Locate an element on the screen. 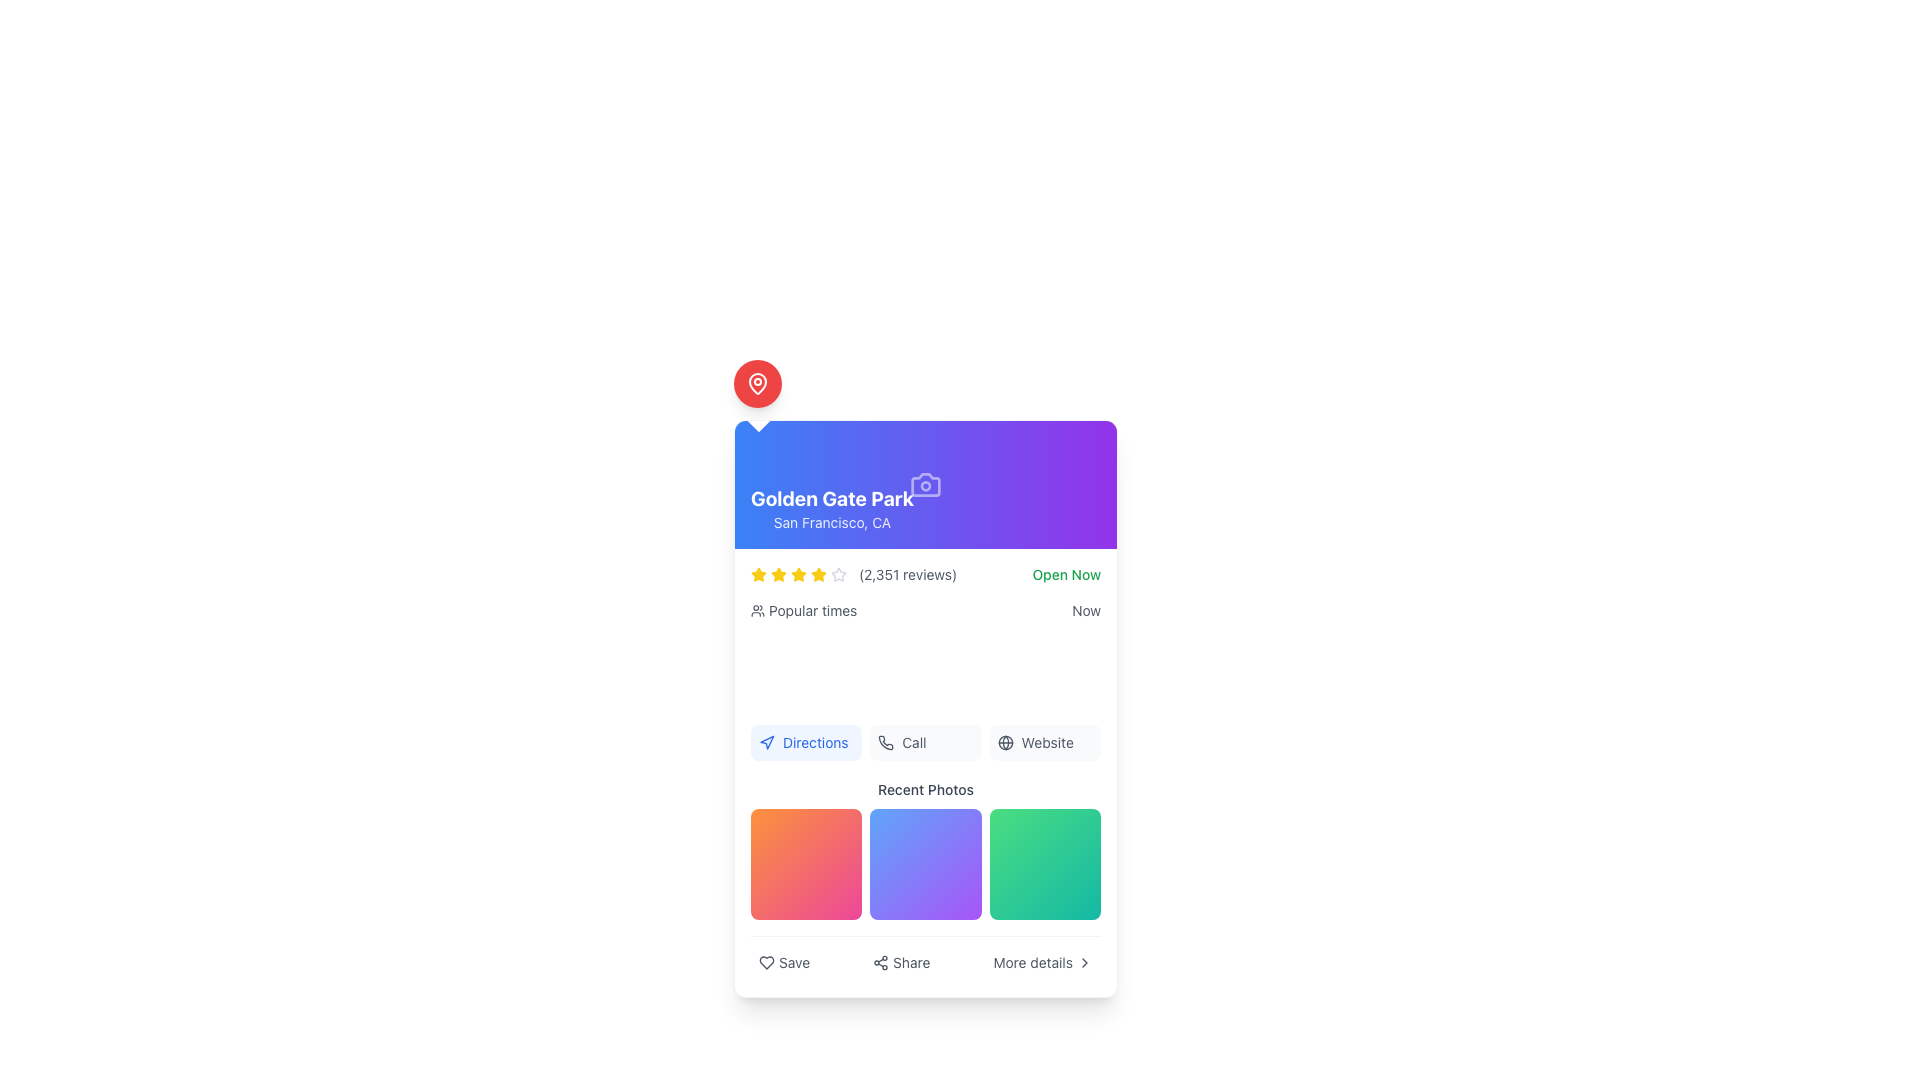 The image size is (1920, 1080). the second Icon Button in the communication options that initiates a phone call is located at coordinates (885, 742).